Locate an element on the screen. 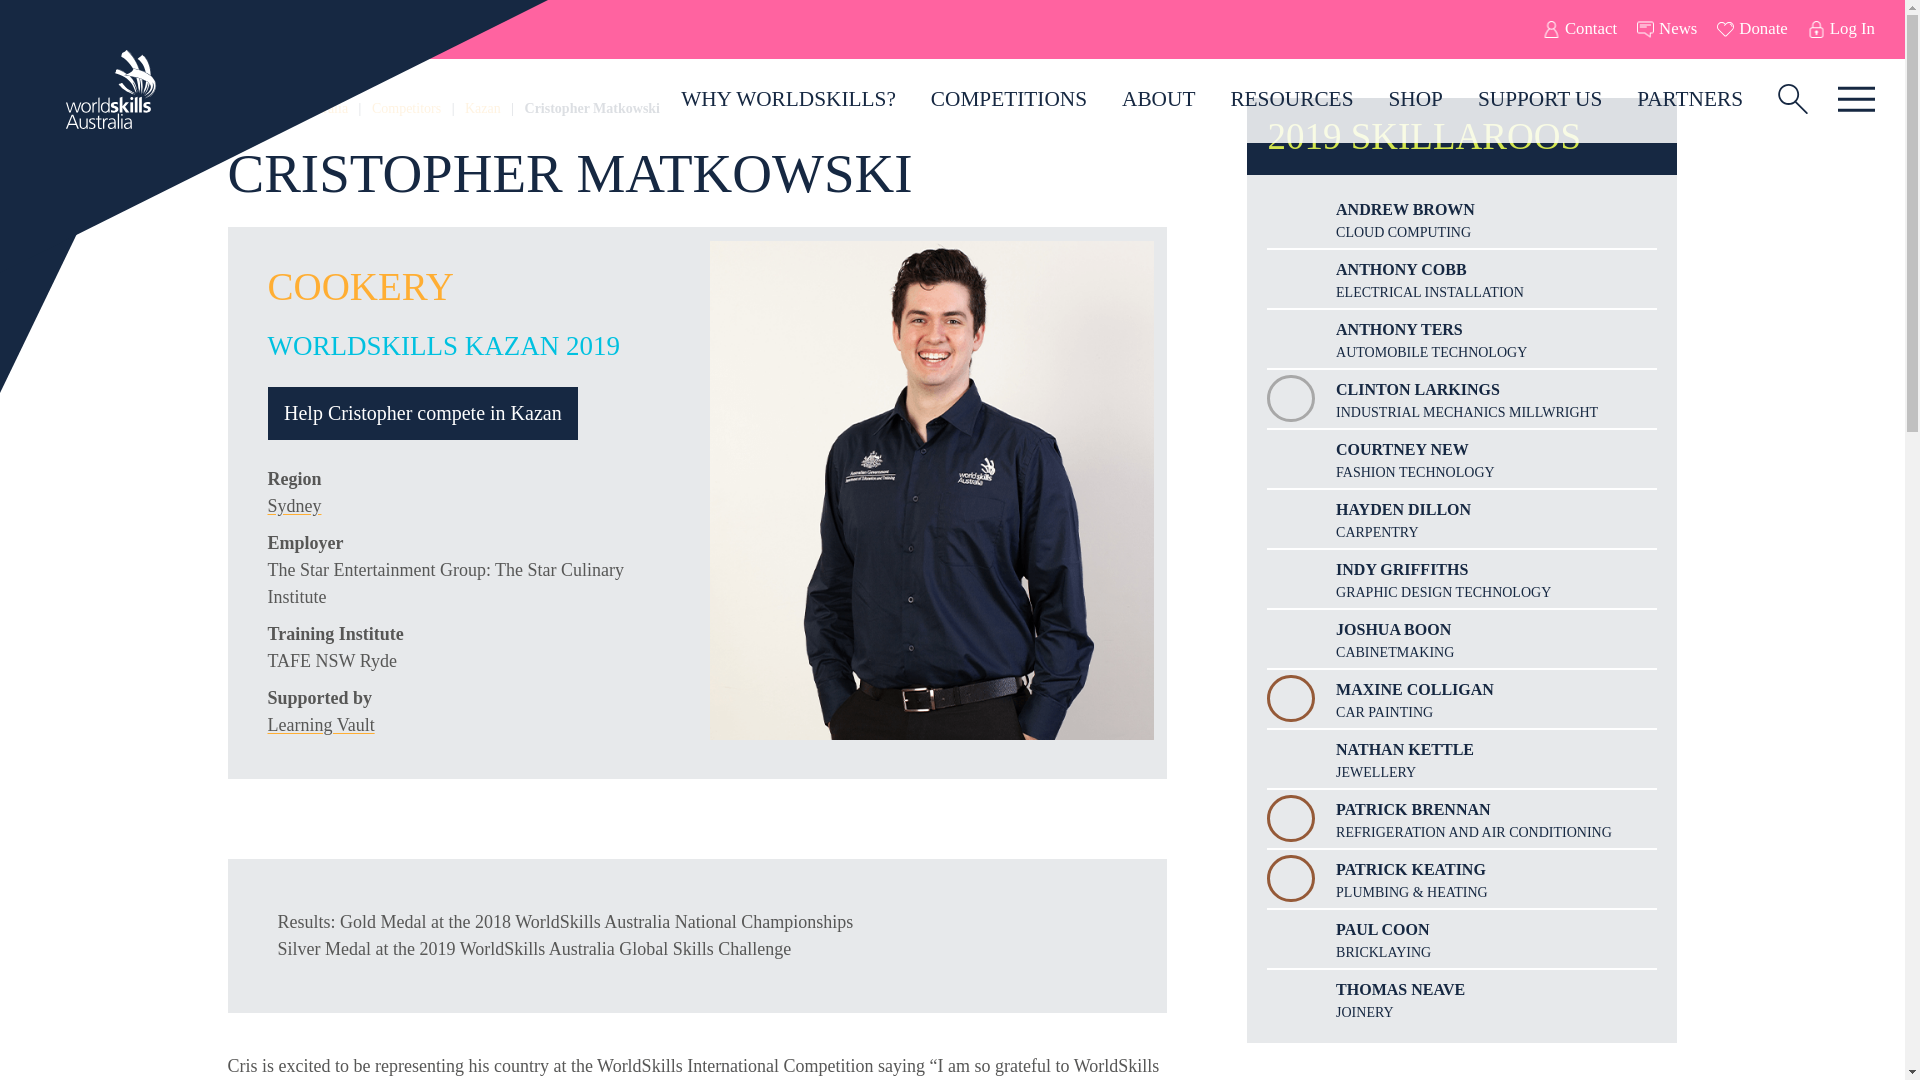 The width and height of the screenshot is (1920, 1080). 'SHOP' is located at coordinates (1414, 99).